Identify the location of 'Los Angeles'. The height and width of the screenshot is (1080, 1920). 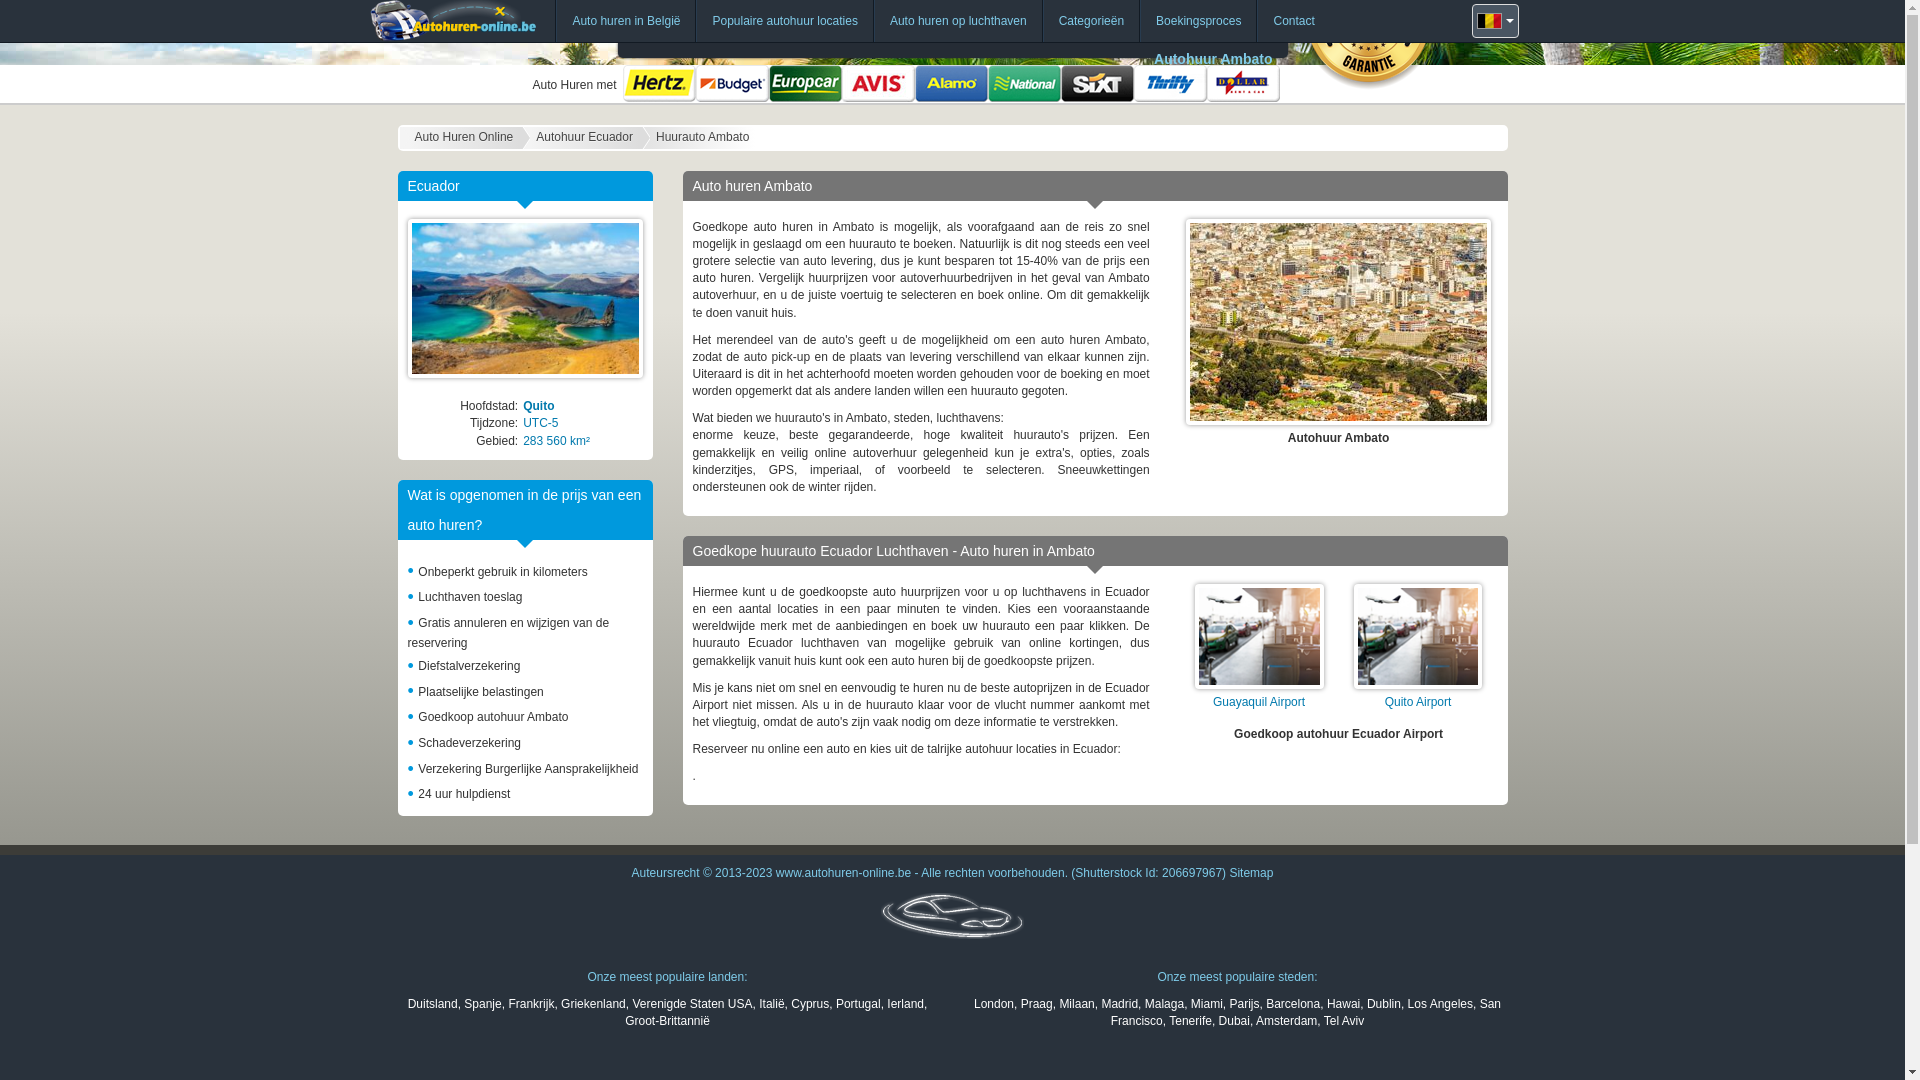
(1440, 1003).